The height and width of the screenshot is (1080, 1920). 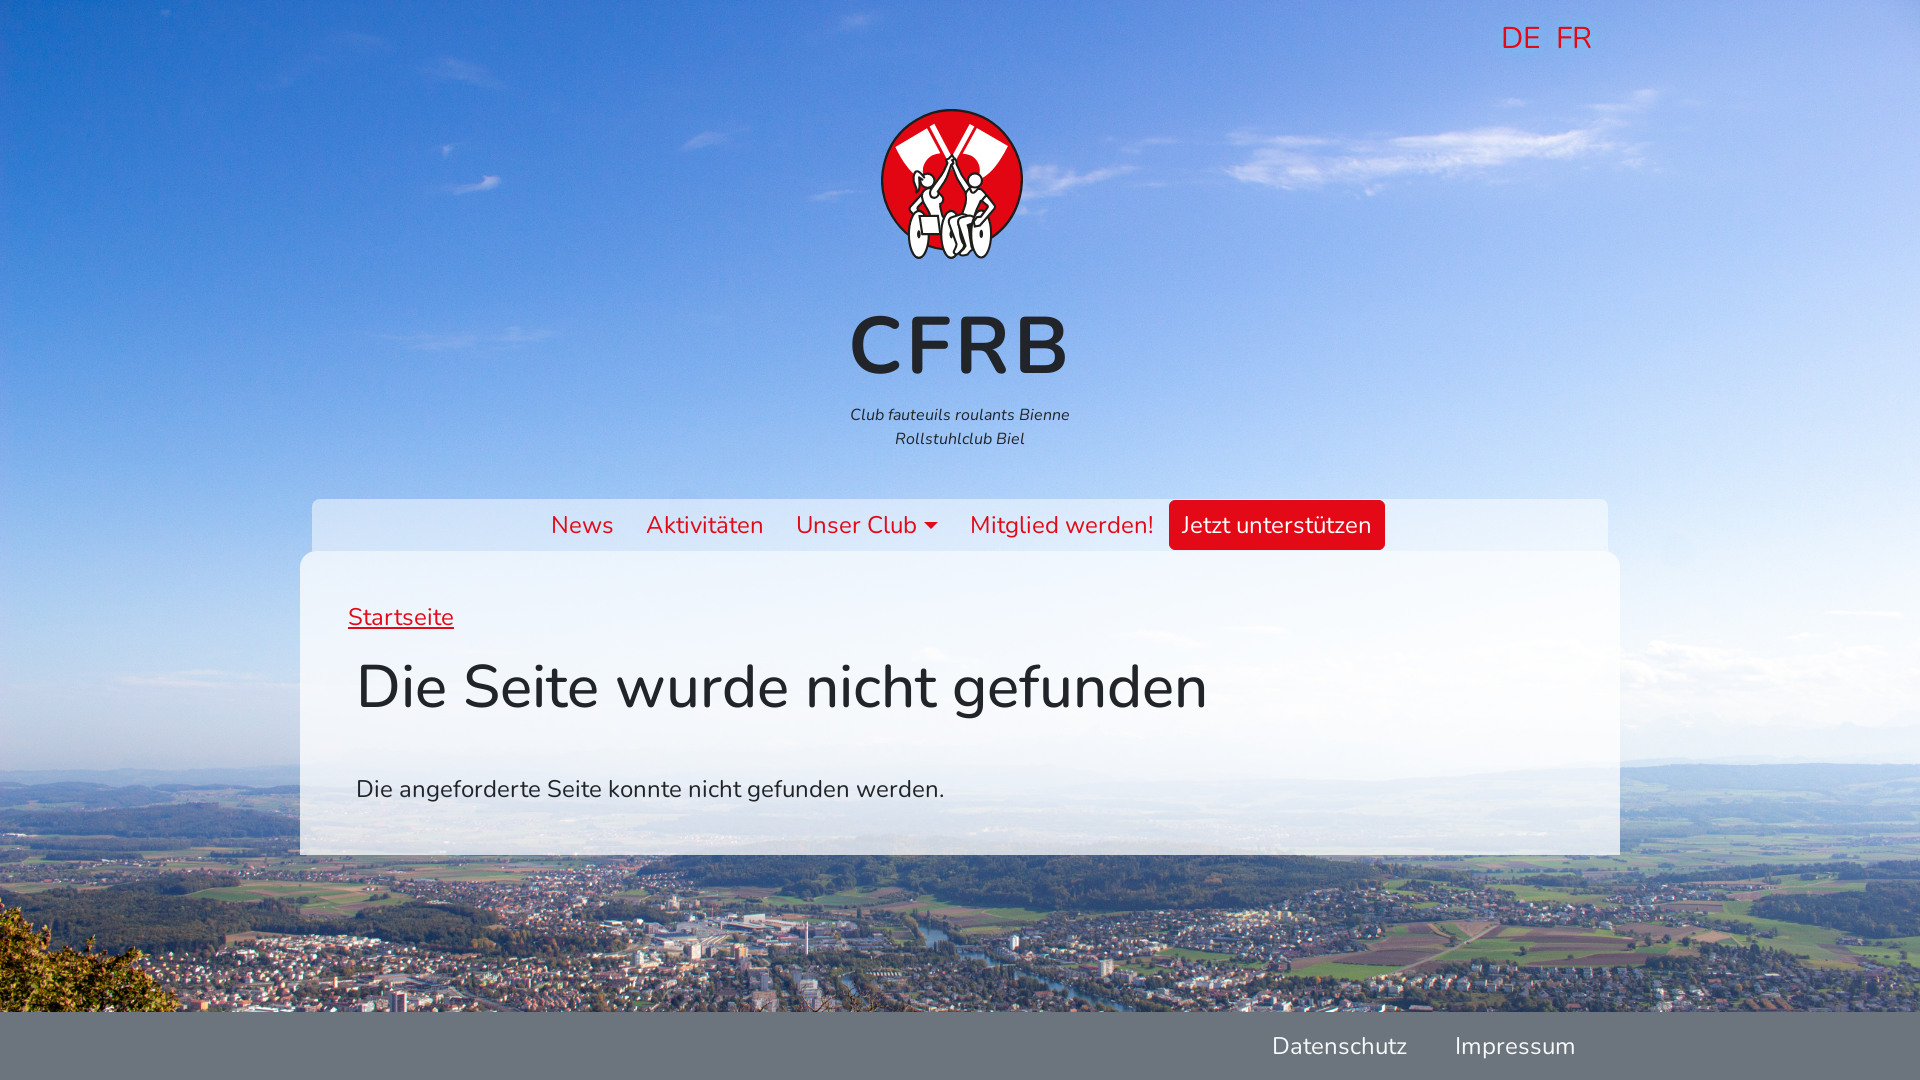 What do you see at coordinates (866, 523) in the screenshot?
I see `'Unser Club'` at bounding box center [866, 523].